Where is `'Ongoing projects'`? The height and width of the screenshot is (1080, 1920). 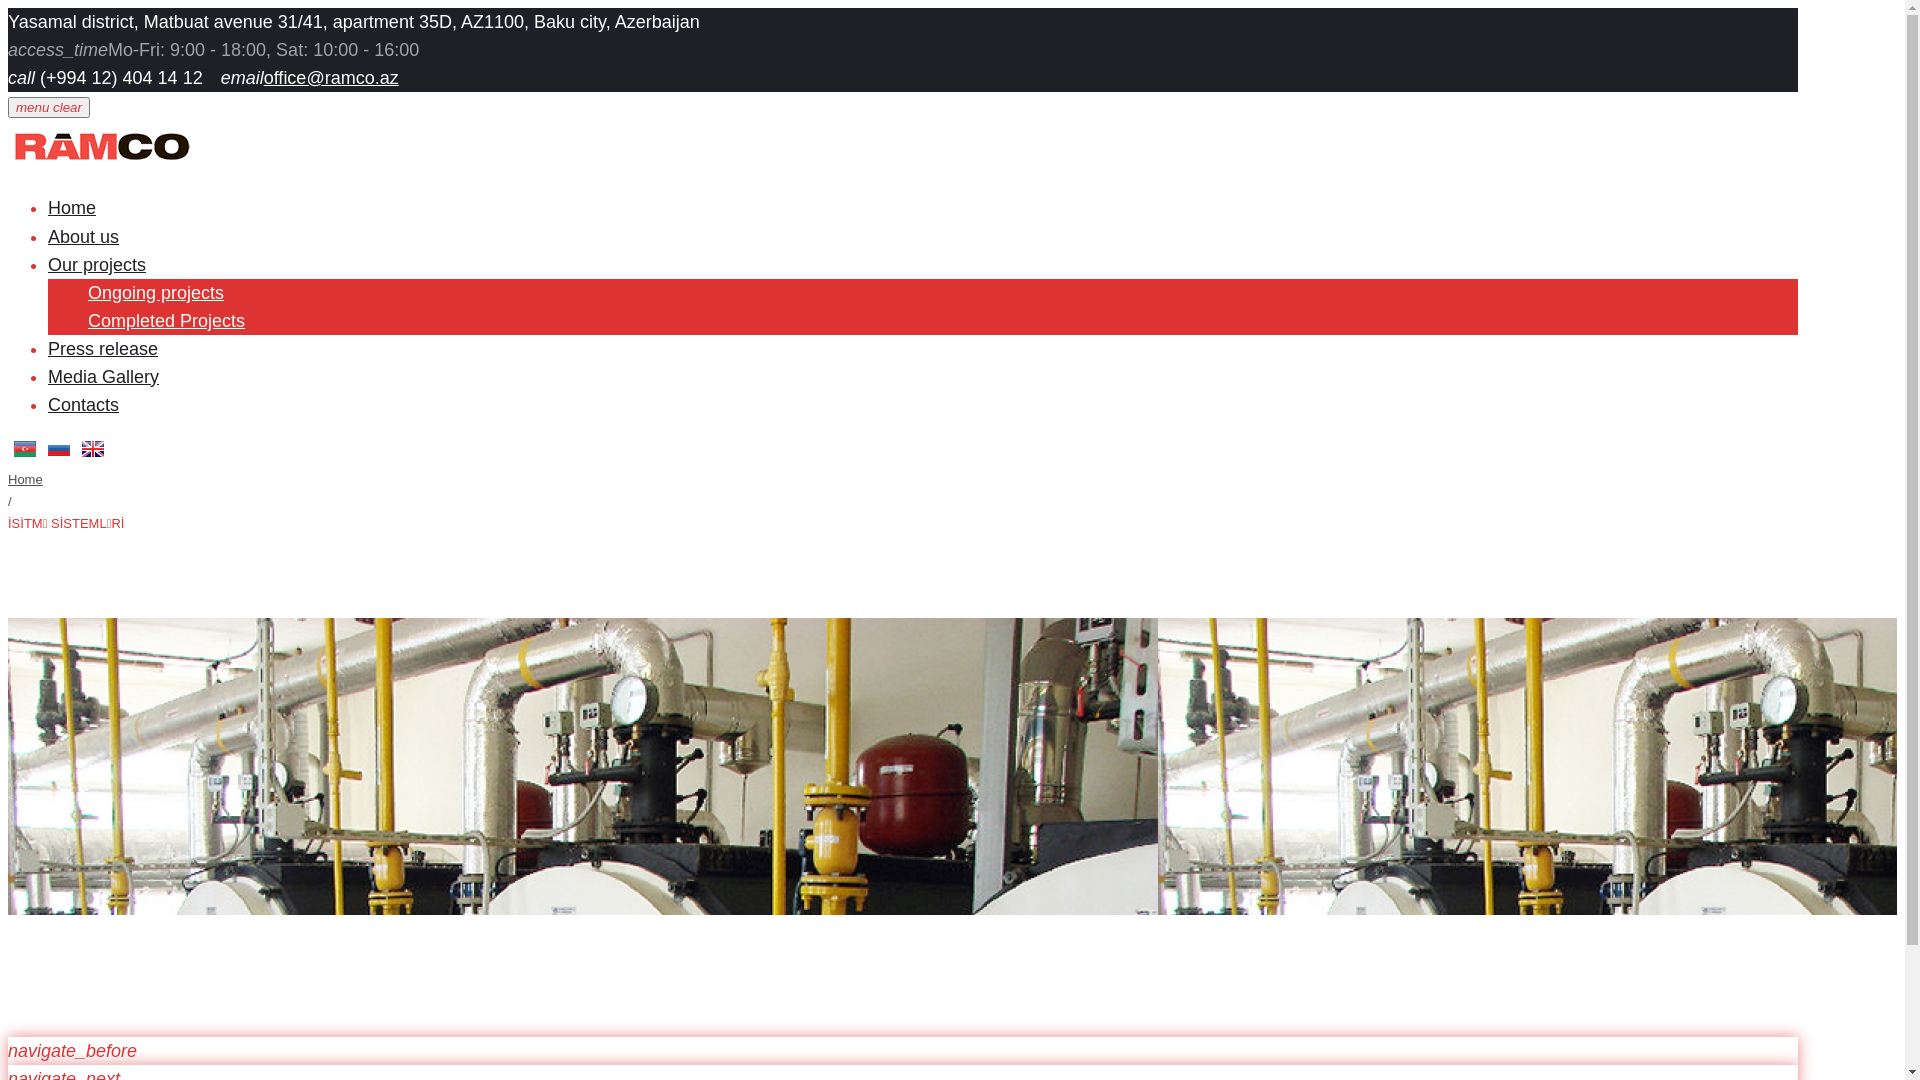 'Ongoing projects' is located at coordinates (86, 293).